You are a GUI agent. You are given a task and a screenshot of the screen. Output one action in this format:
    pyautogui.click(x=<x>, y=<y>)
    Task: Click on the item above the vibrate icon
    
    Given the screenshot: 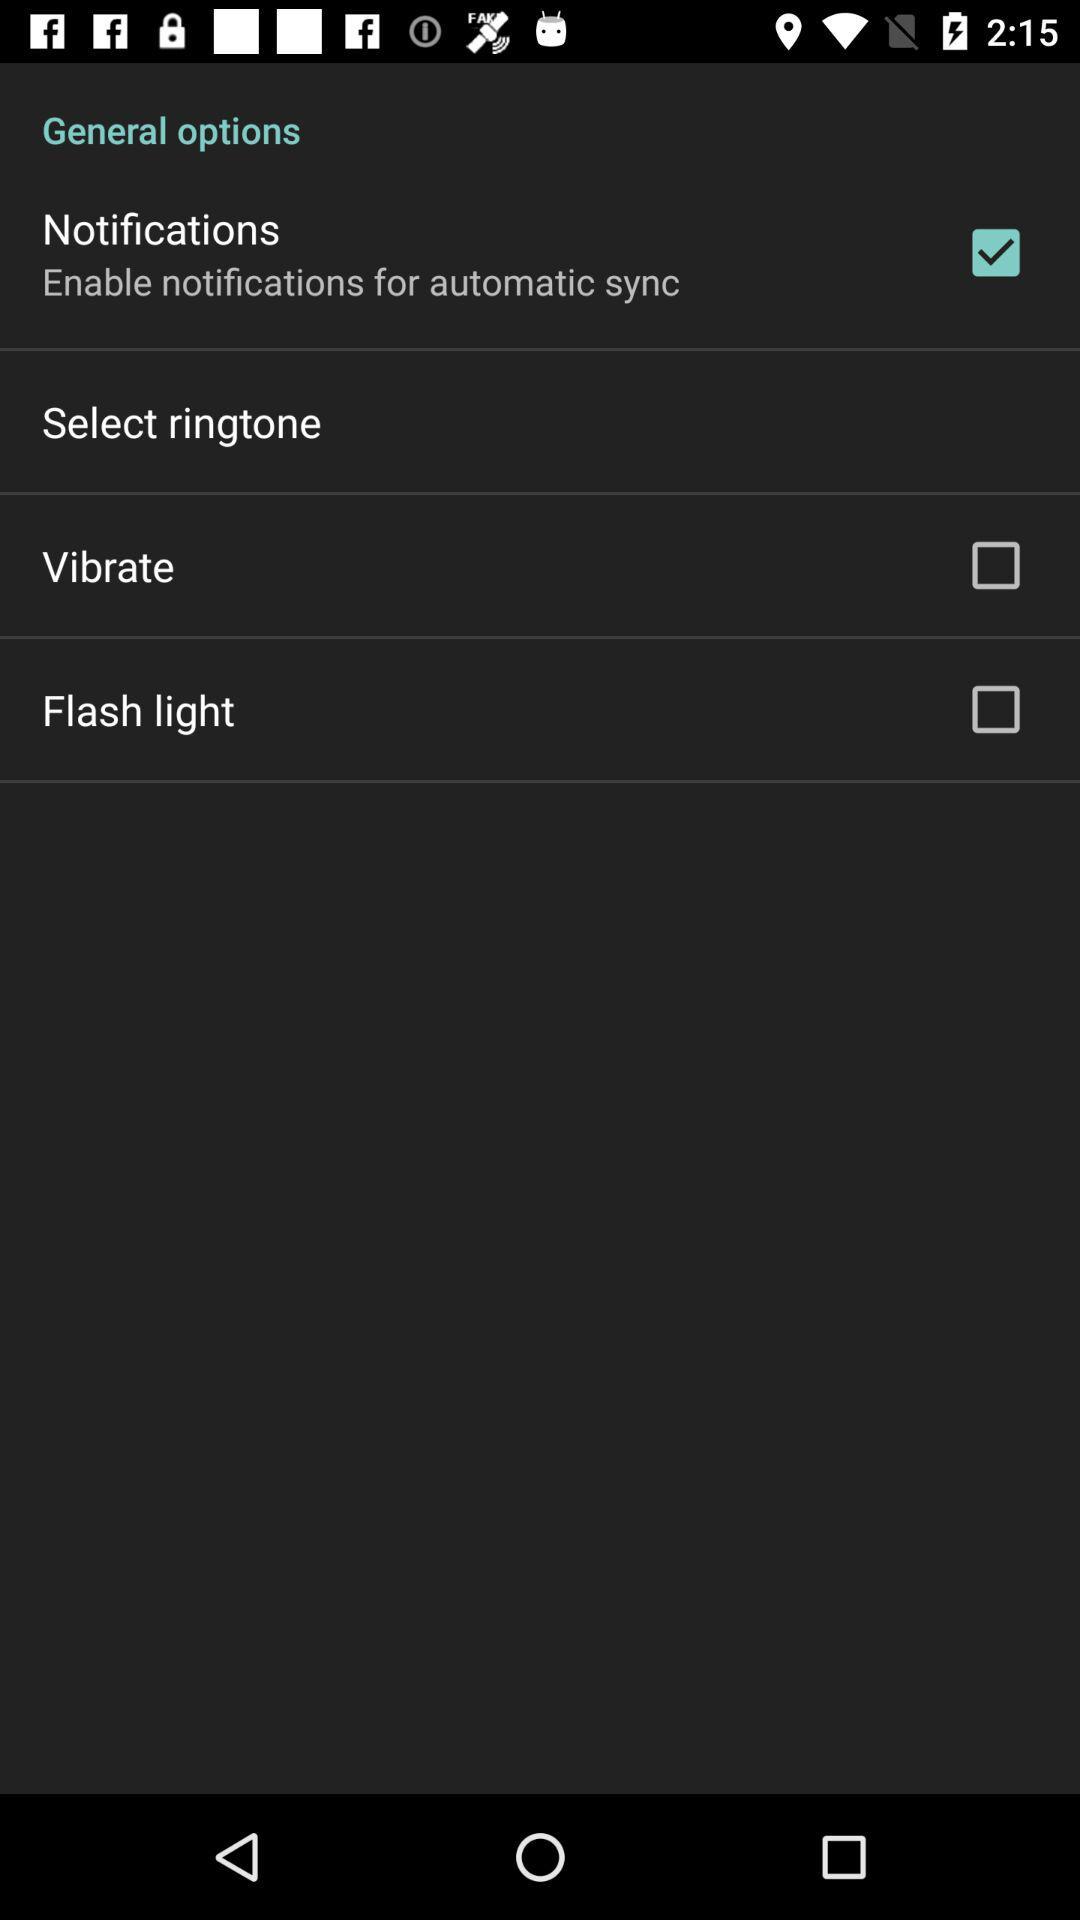 What is the action you would take?
    pyautogui.click(x=181, y=420)
    